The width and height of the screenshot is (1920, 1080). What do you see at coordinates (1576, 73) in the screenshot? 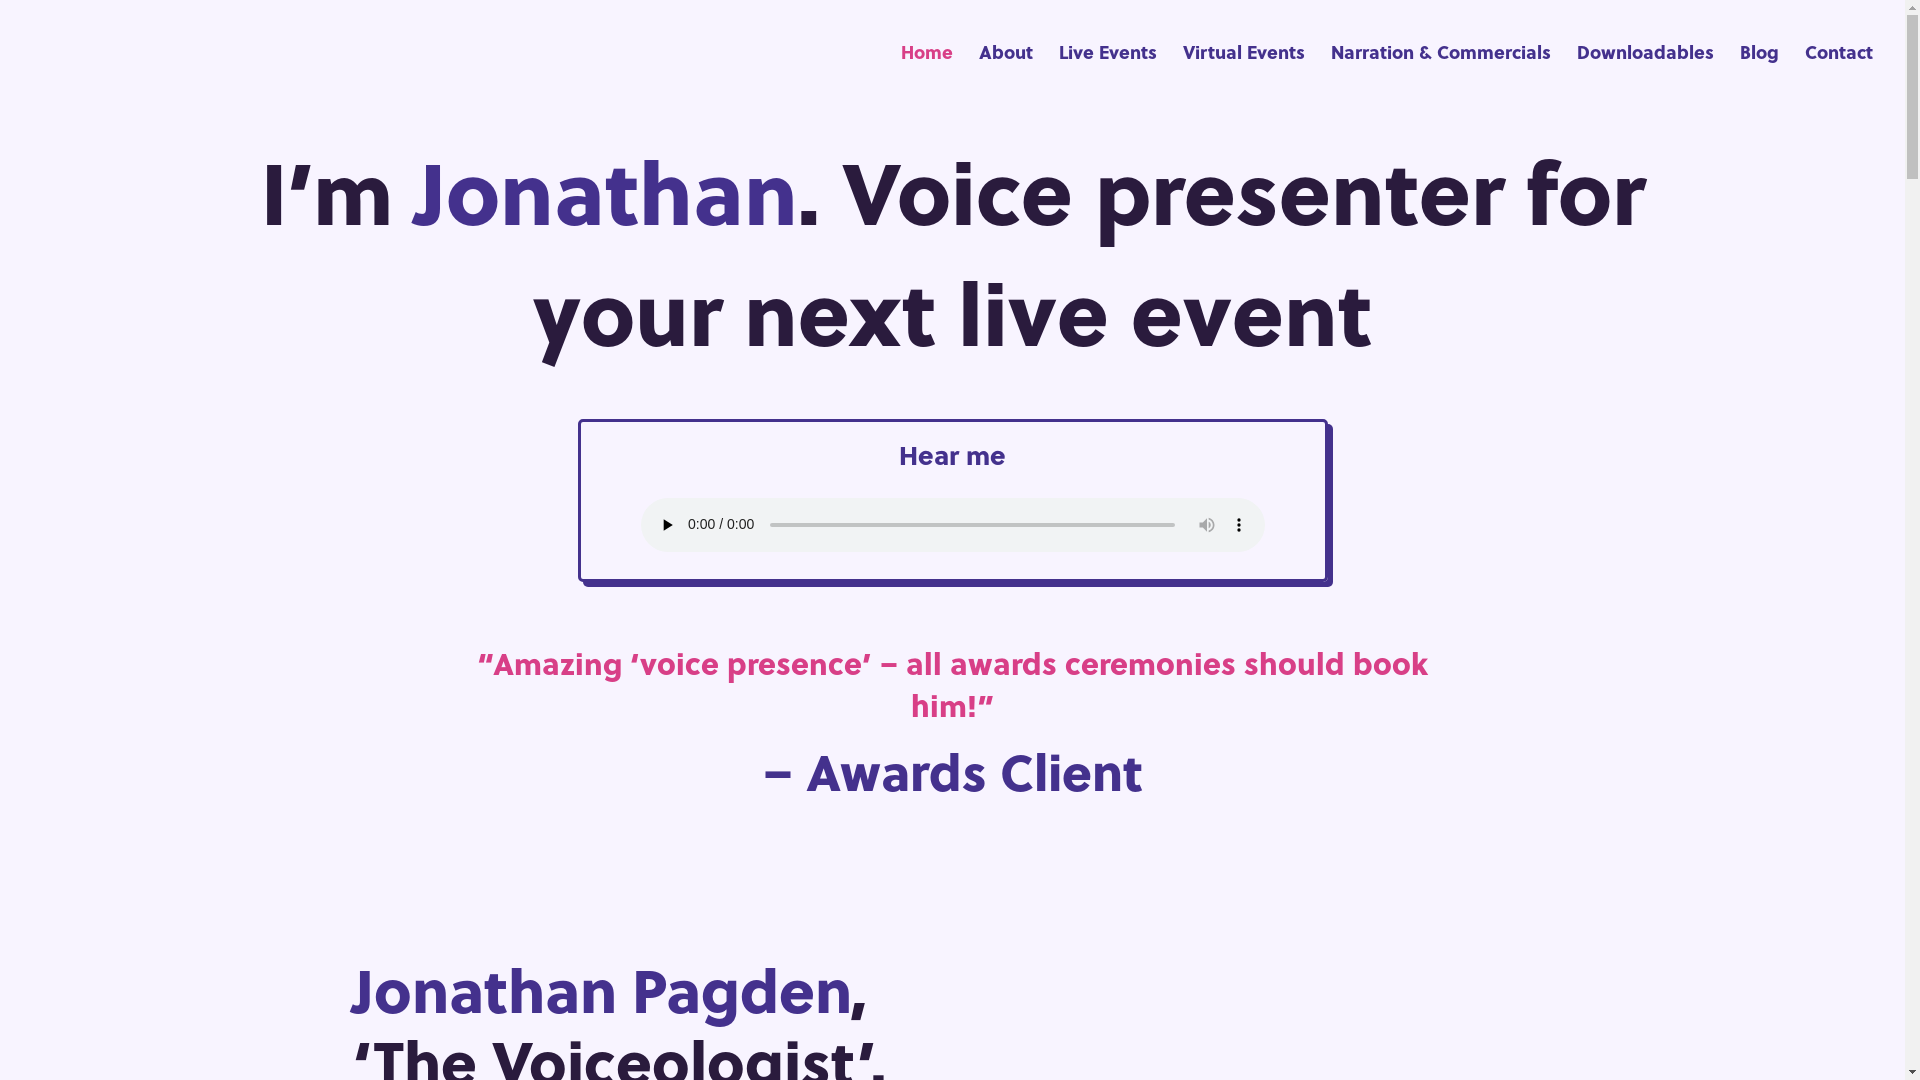
I see `'Downloadables'` at bounding box center [1576, 73].